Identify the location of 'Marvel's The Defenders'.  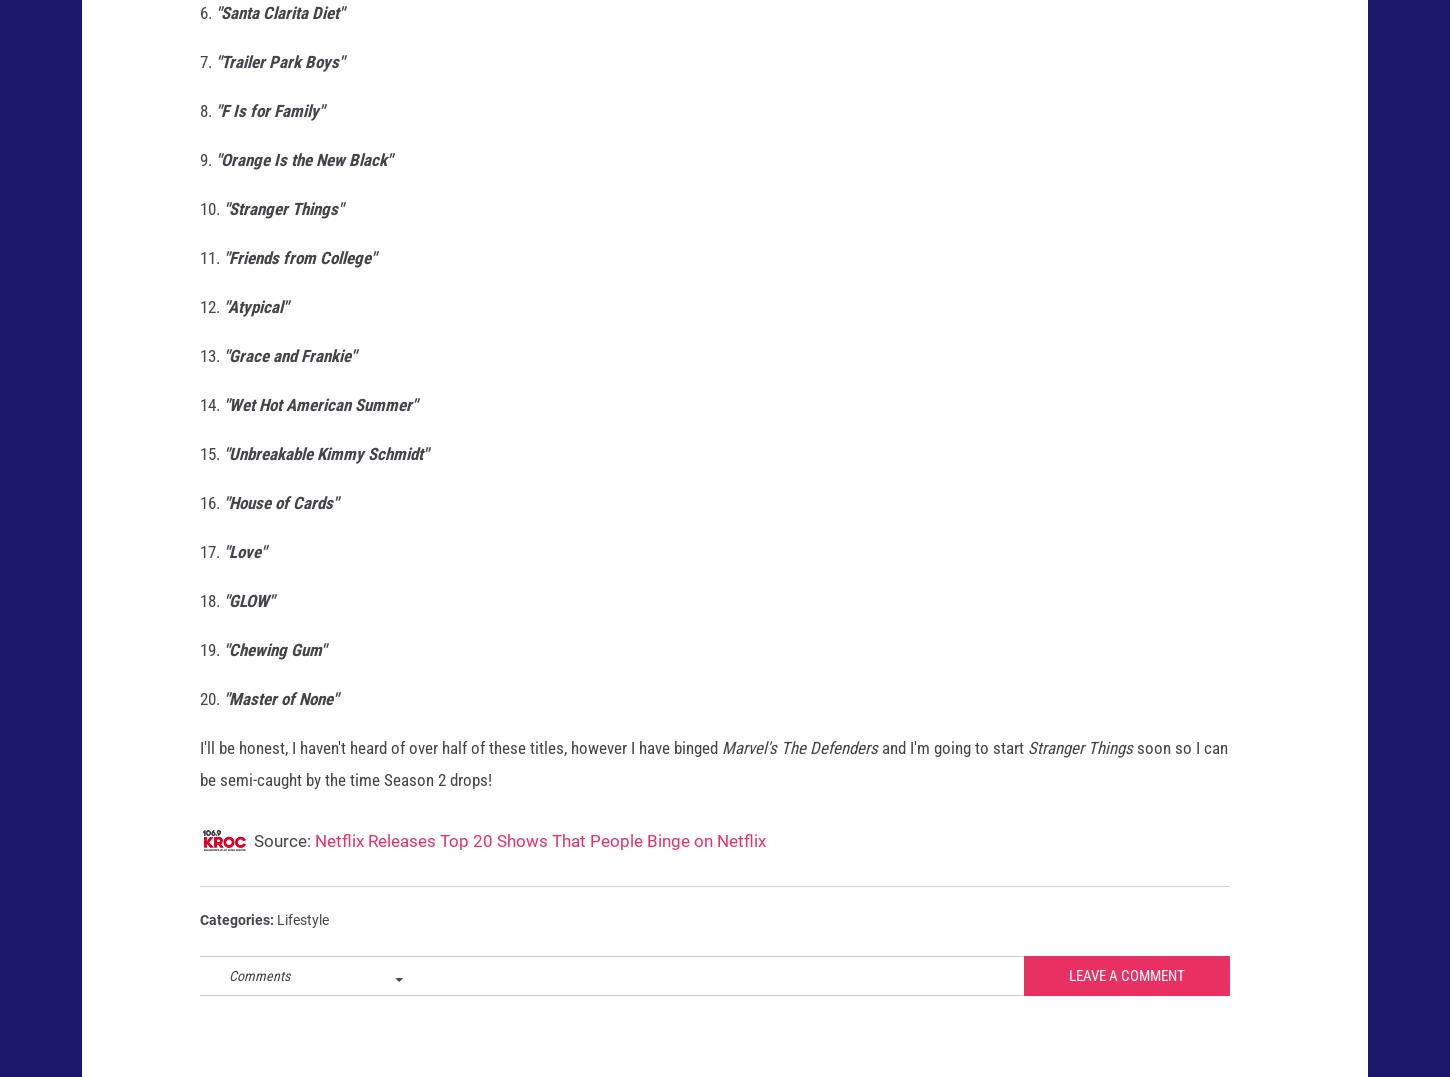
(799, 764).